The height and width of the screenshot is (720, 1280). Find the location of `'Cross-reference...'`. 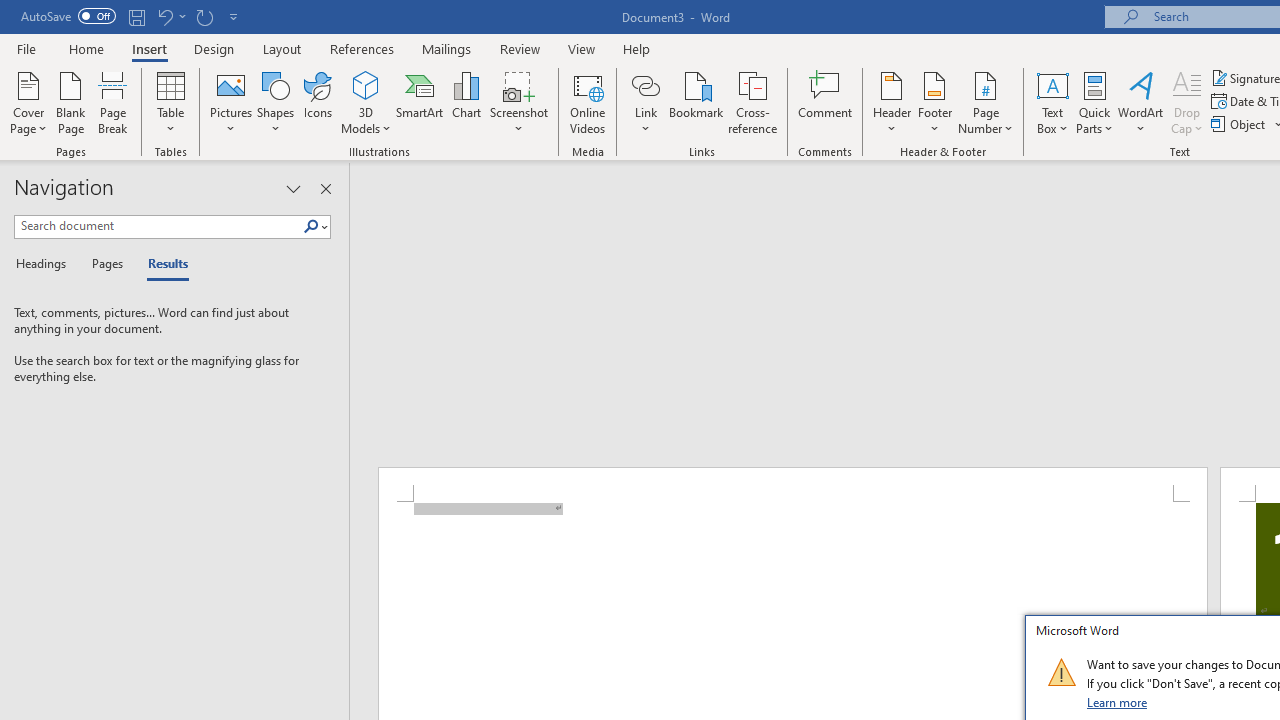

'Cross-reference...' is located at coordinates (751, 103).